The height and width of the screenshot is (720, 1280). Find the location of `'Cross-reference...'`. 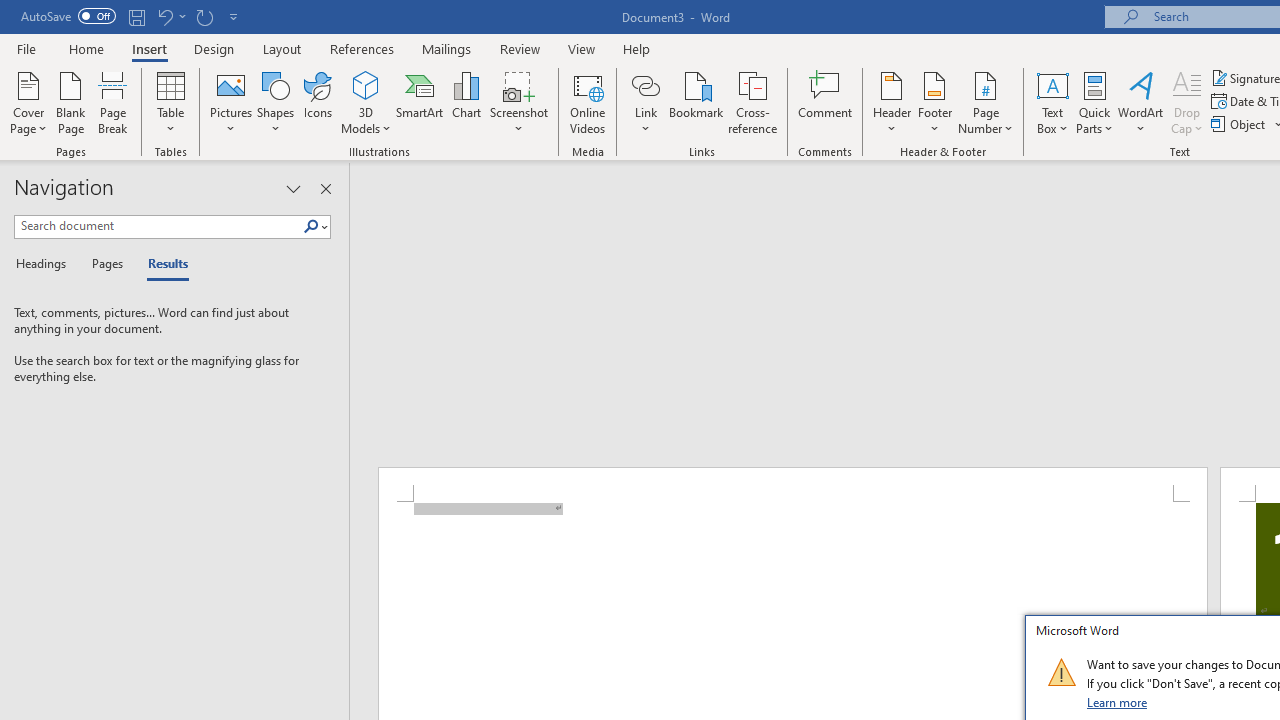

'Cross-reference...' is located at coordinates (751, 103).